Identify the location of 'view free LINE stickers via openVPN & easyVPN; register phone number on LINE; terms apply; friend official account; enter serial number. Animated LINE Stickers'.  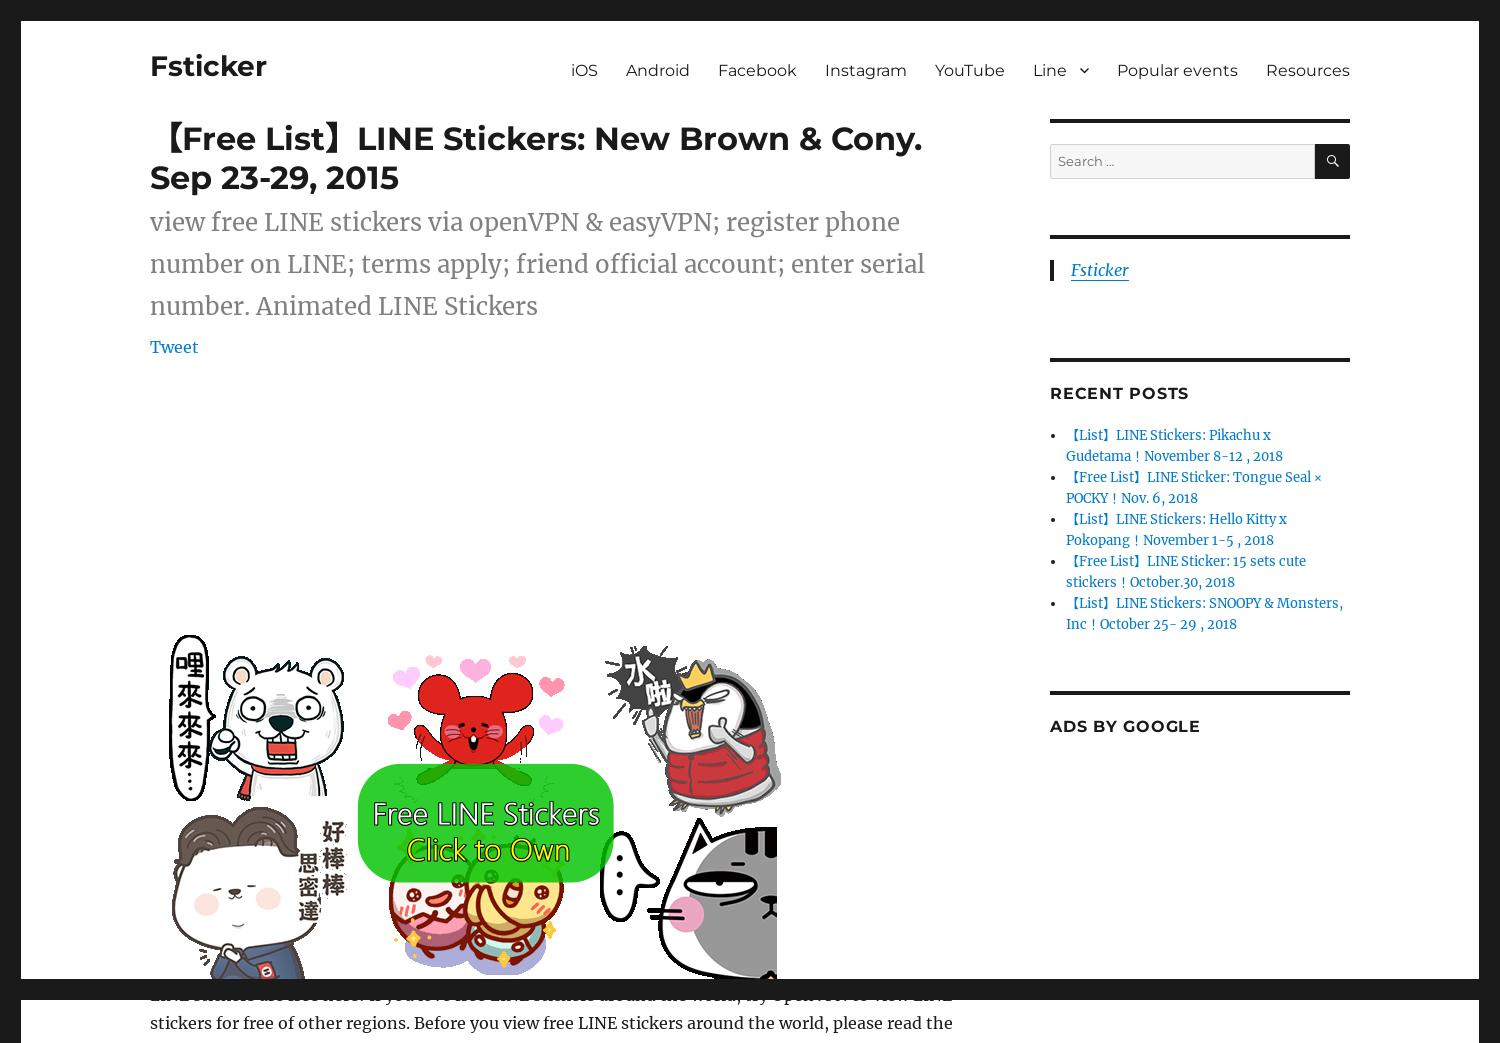
(537, 264).